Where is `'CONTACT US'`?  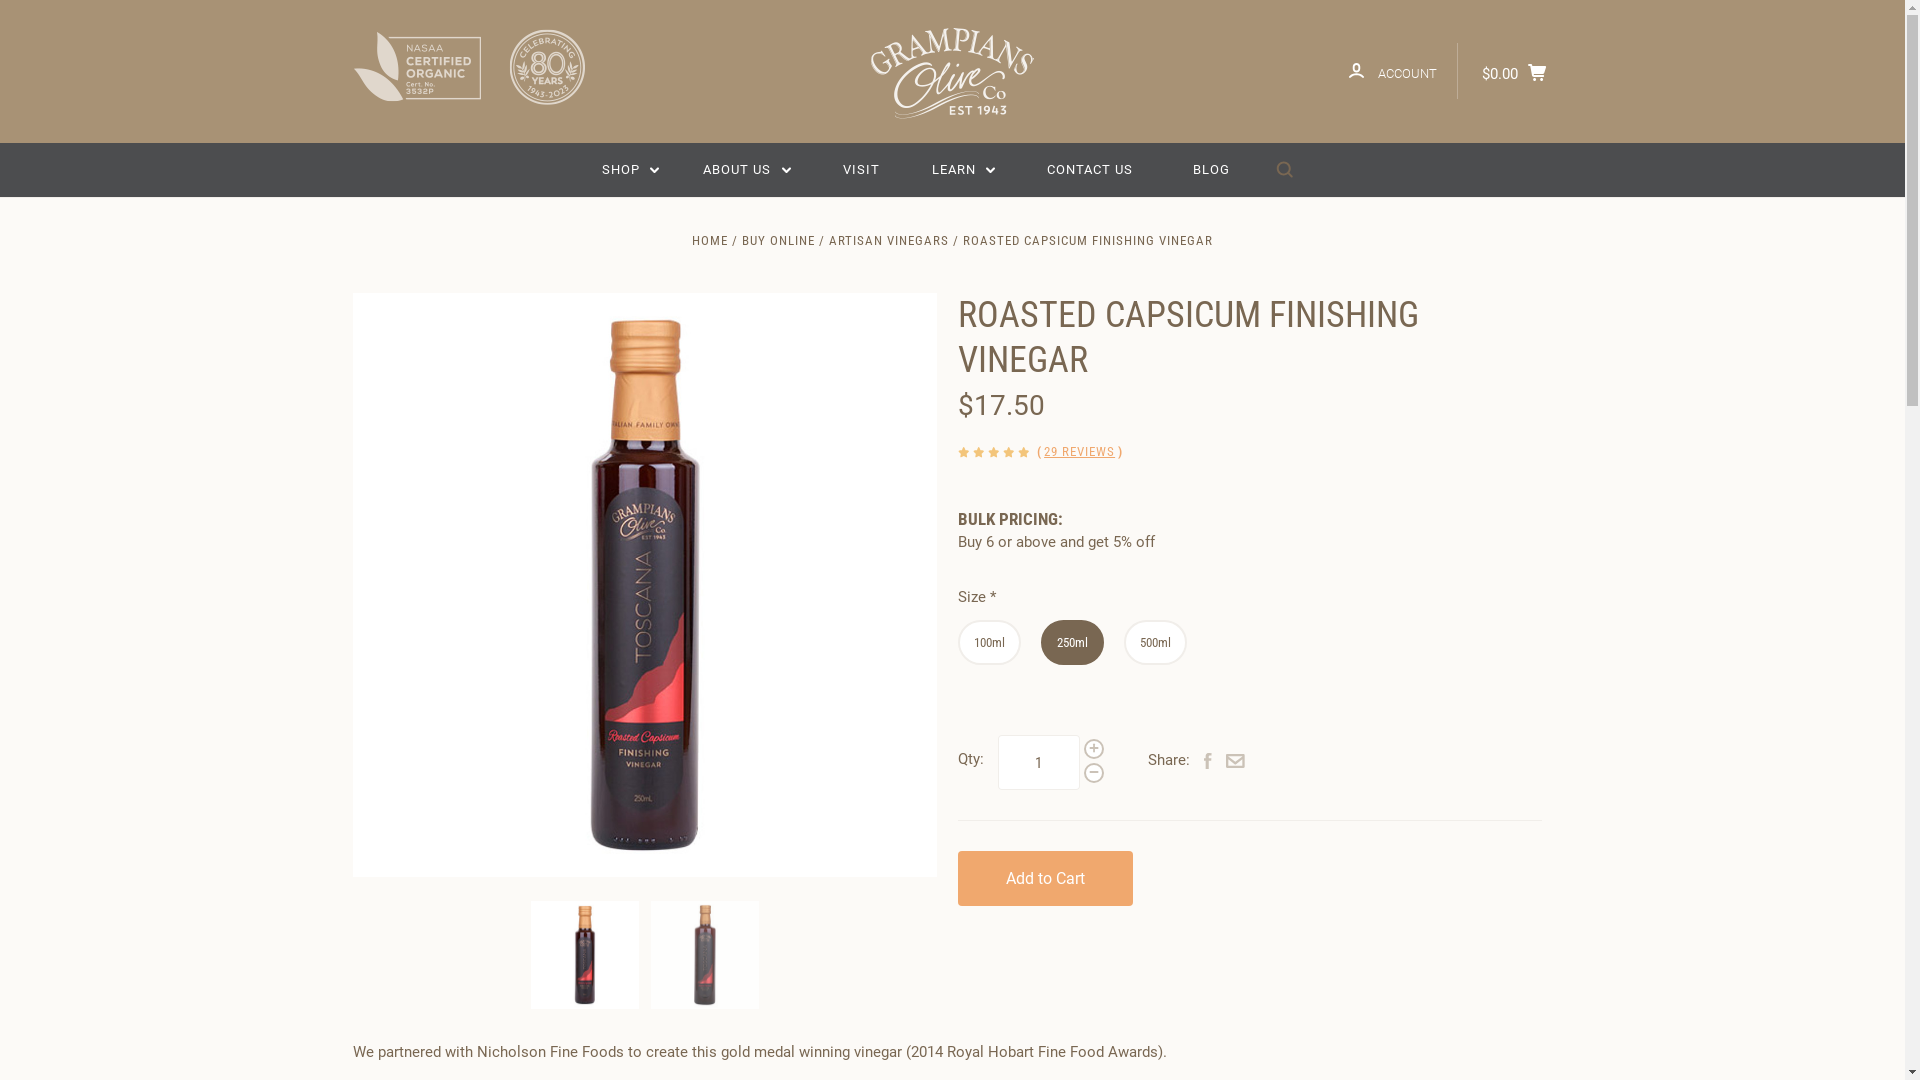 'CONTACT US' is located at coordinates (1088, 168).